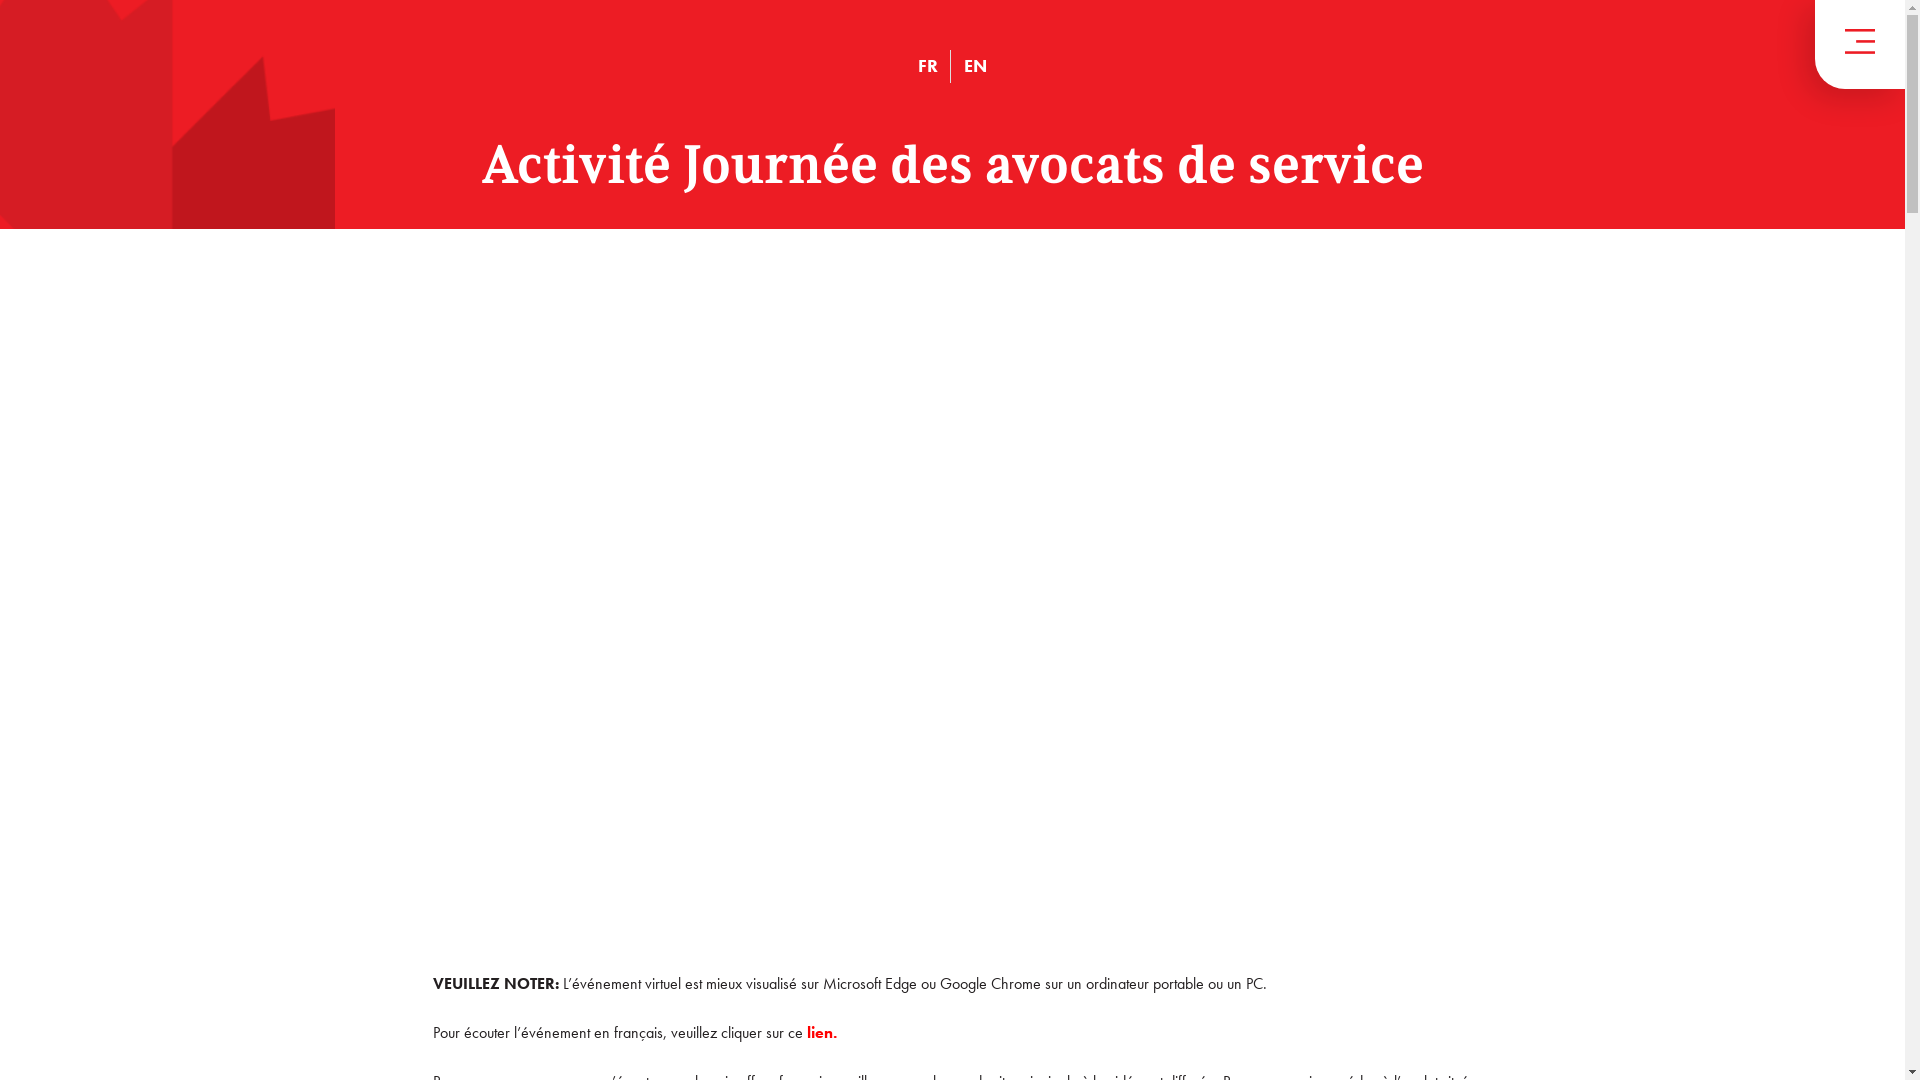 This screenshot has width=1920, height=1080. I want to click on 'lien.', so click(820, 1032).